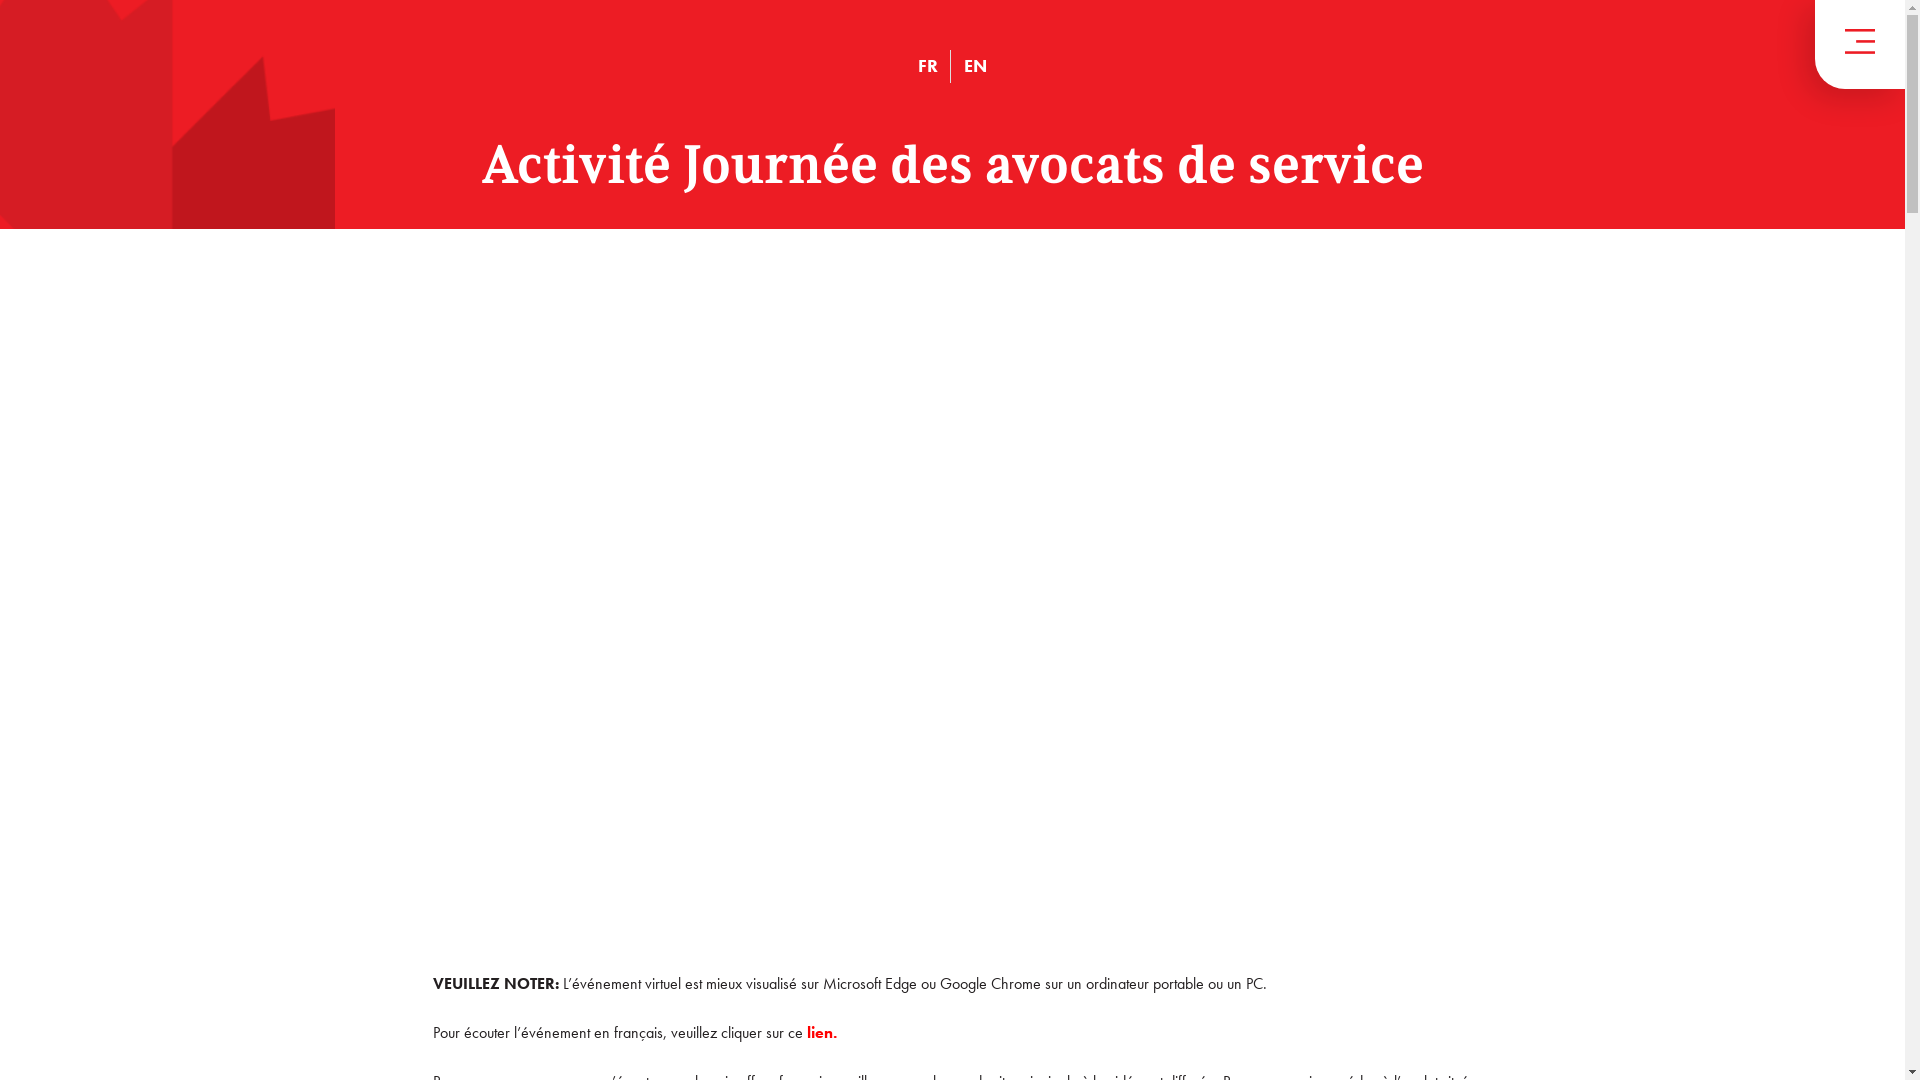 This screenshot has width=1920, height=1080. I want to click on 'lien.', so click(820, 1032).